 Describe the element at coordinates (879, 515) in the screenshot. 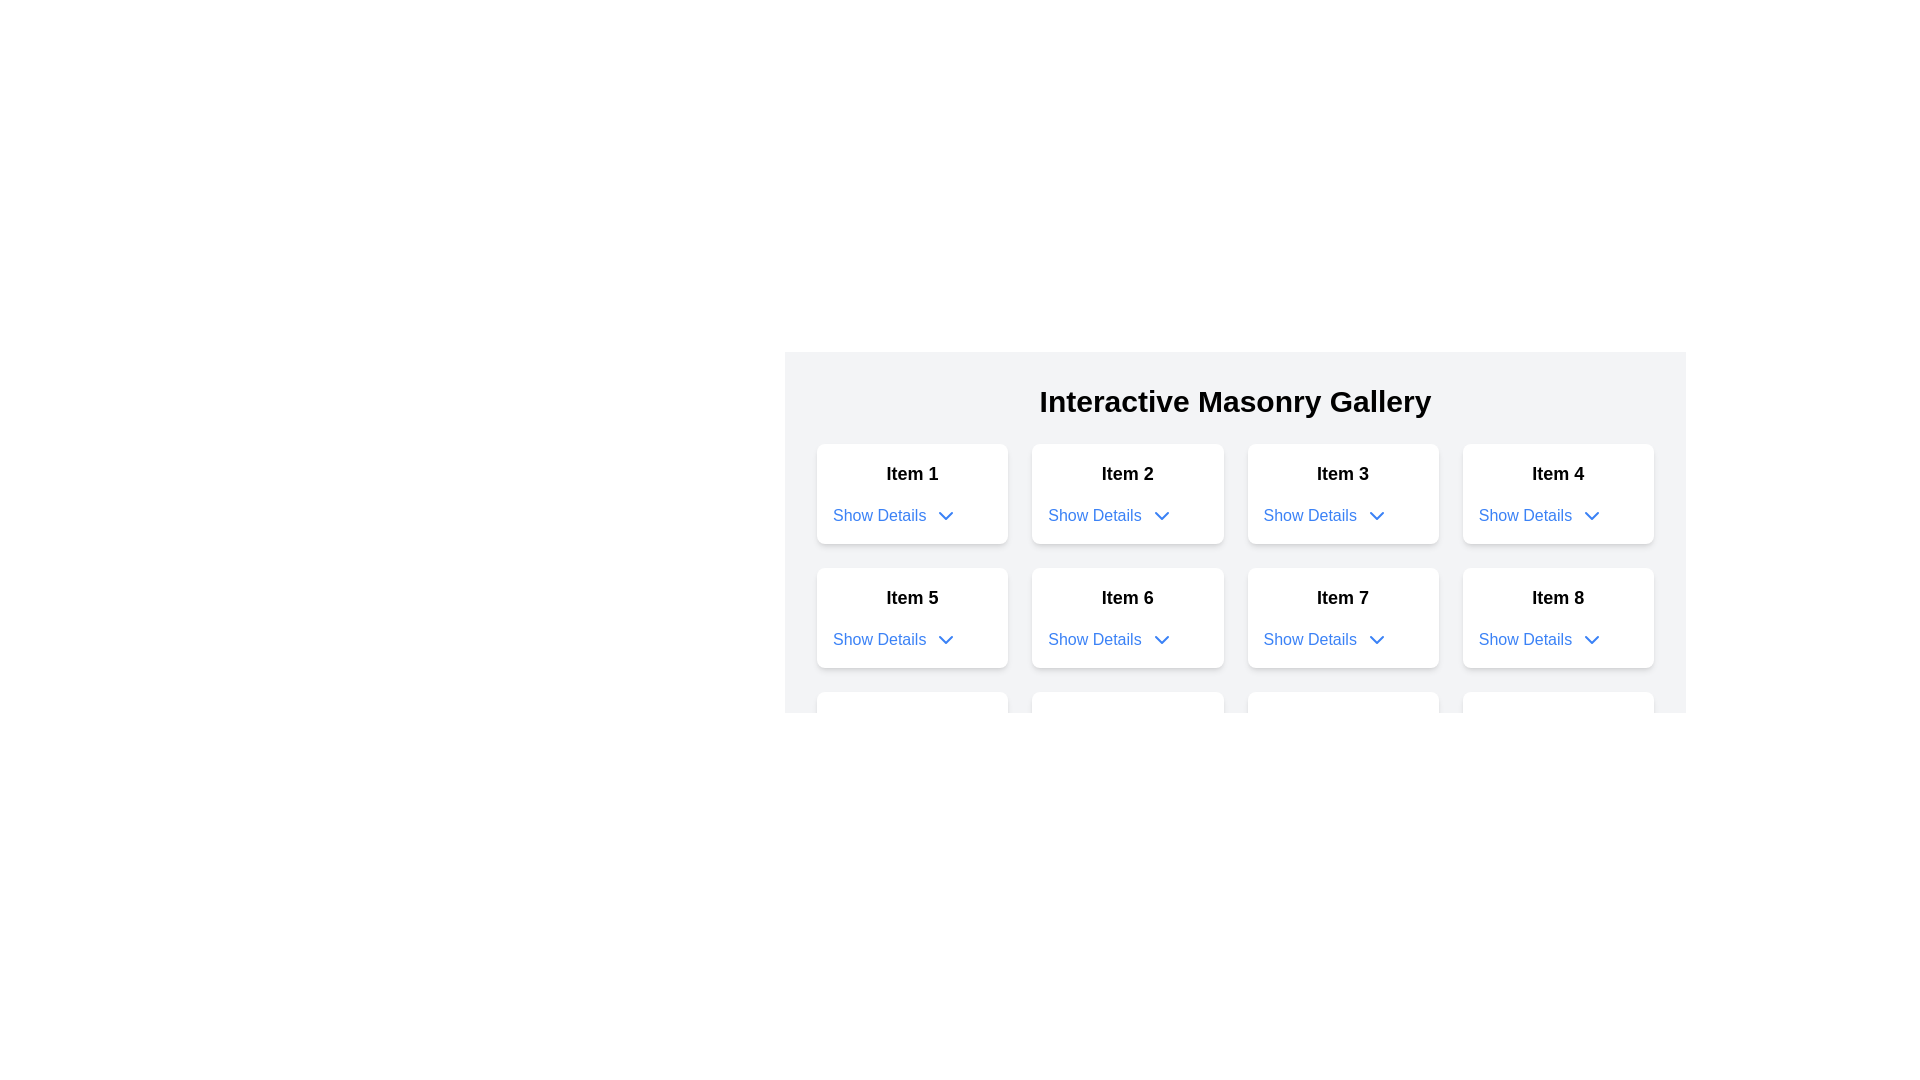

I see `the text link button under 'Item 1'` at that location.